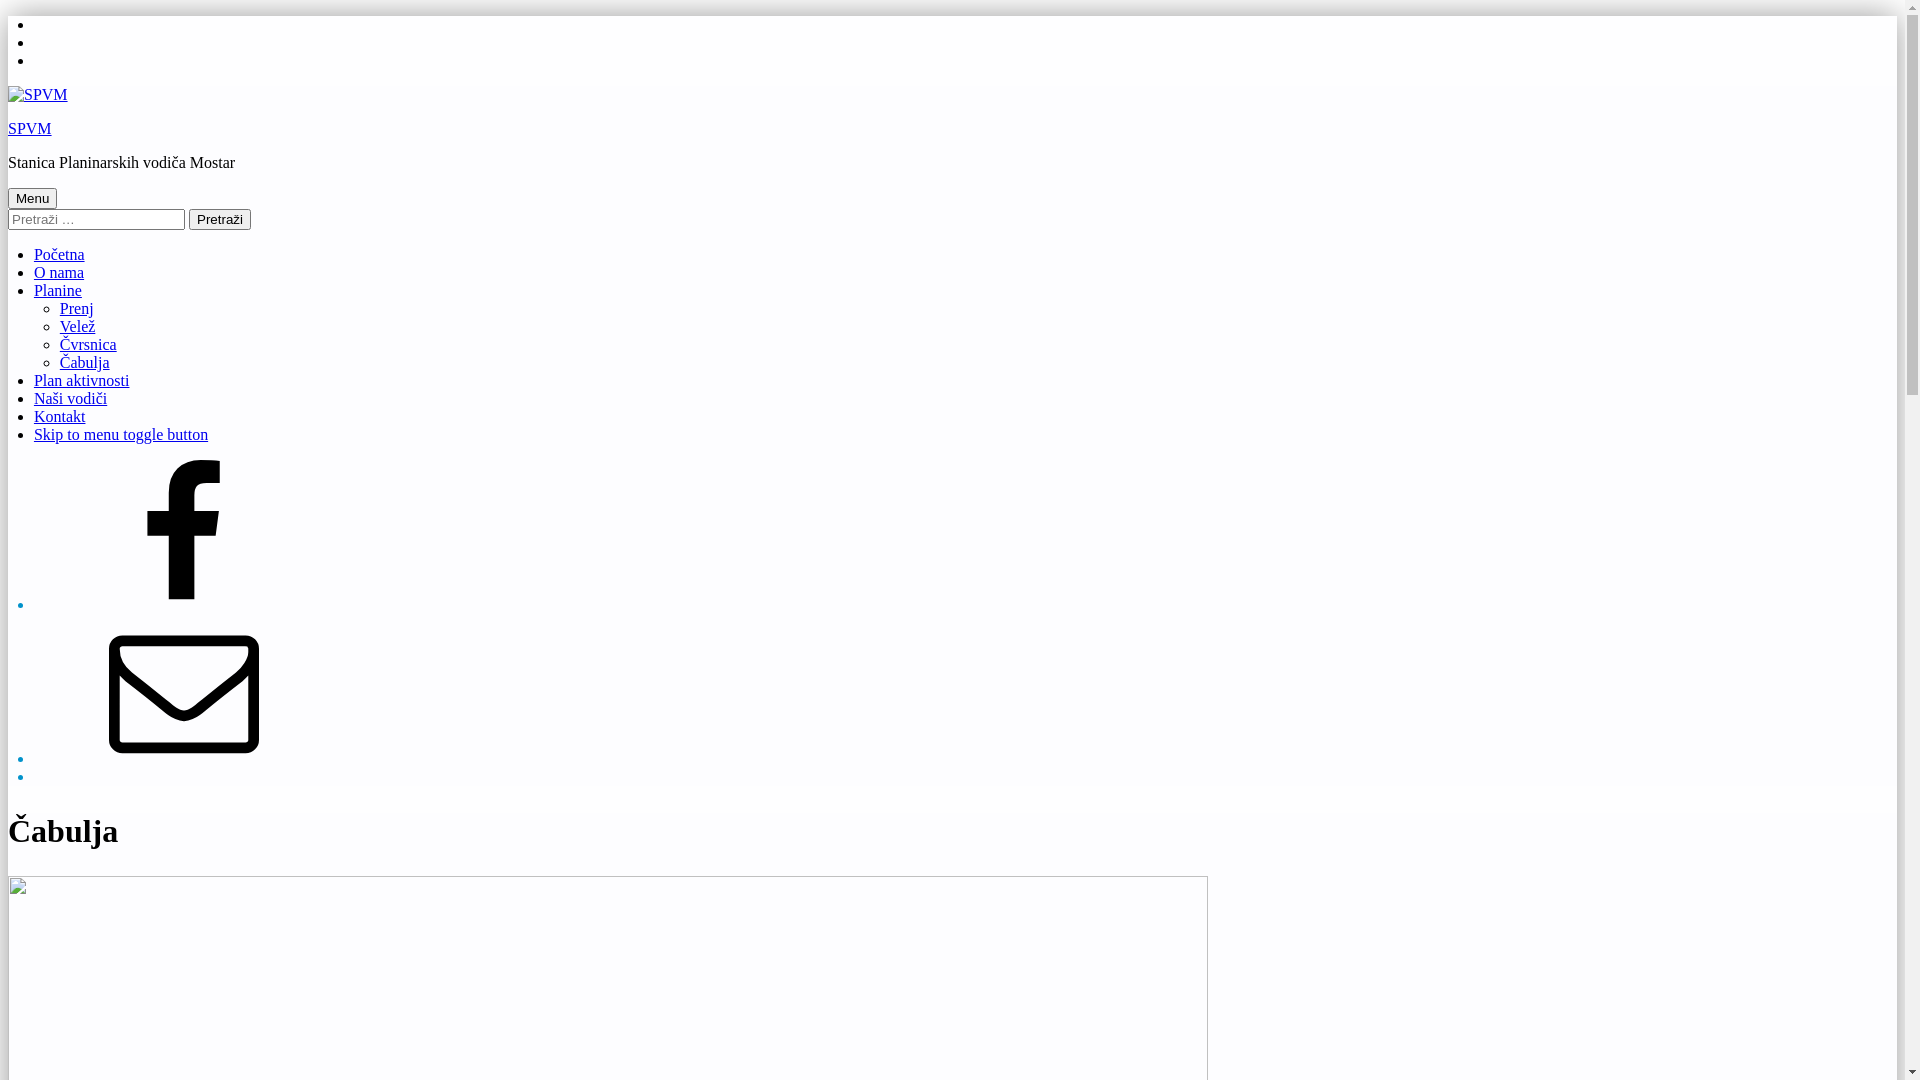  Describe the element at coordinates (29, 128) in the screenshot. I see `'SPVM'` at that location.